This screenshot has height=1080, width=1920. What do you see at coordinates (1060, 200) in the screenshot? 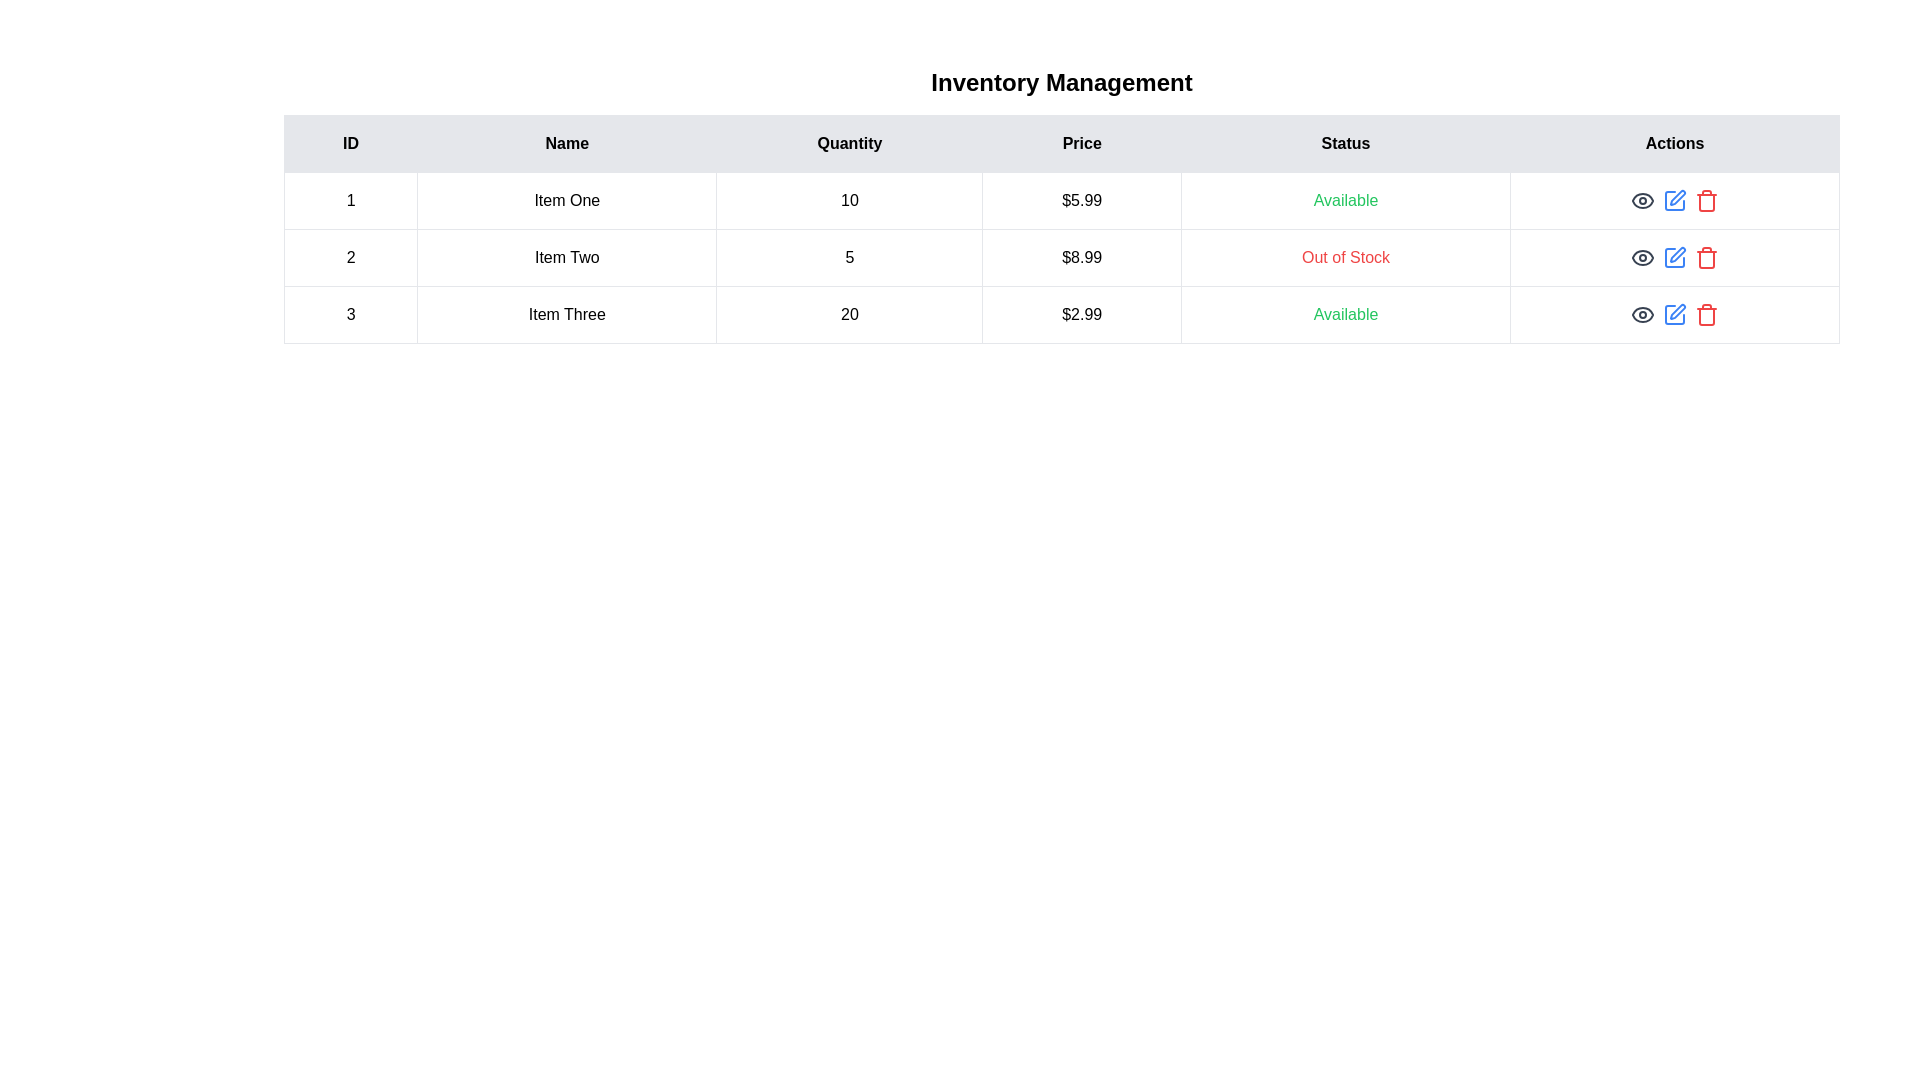
I see `the row corresponding to 1` at bounding box center [1060, 200].